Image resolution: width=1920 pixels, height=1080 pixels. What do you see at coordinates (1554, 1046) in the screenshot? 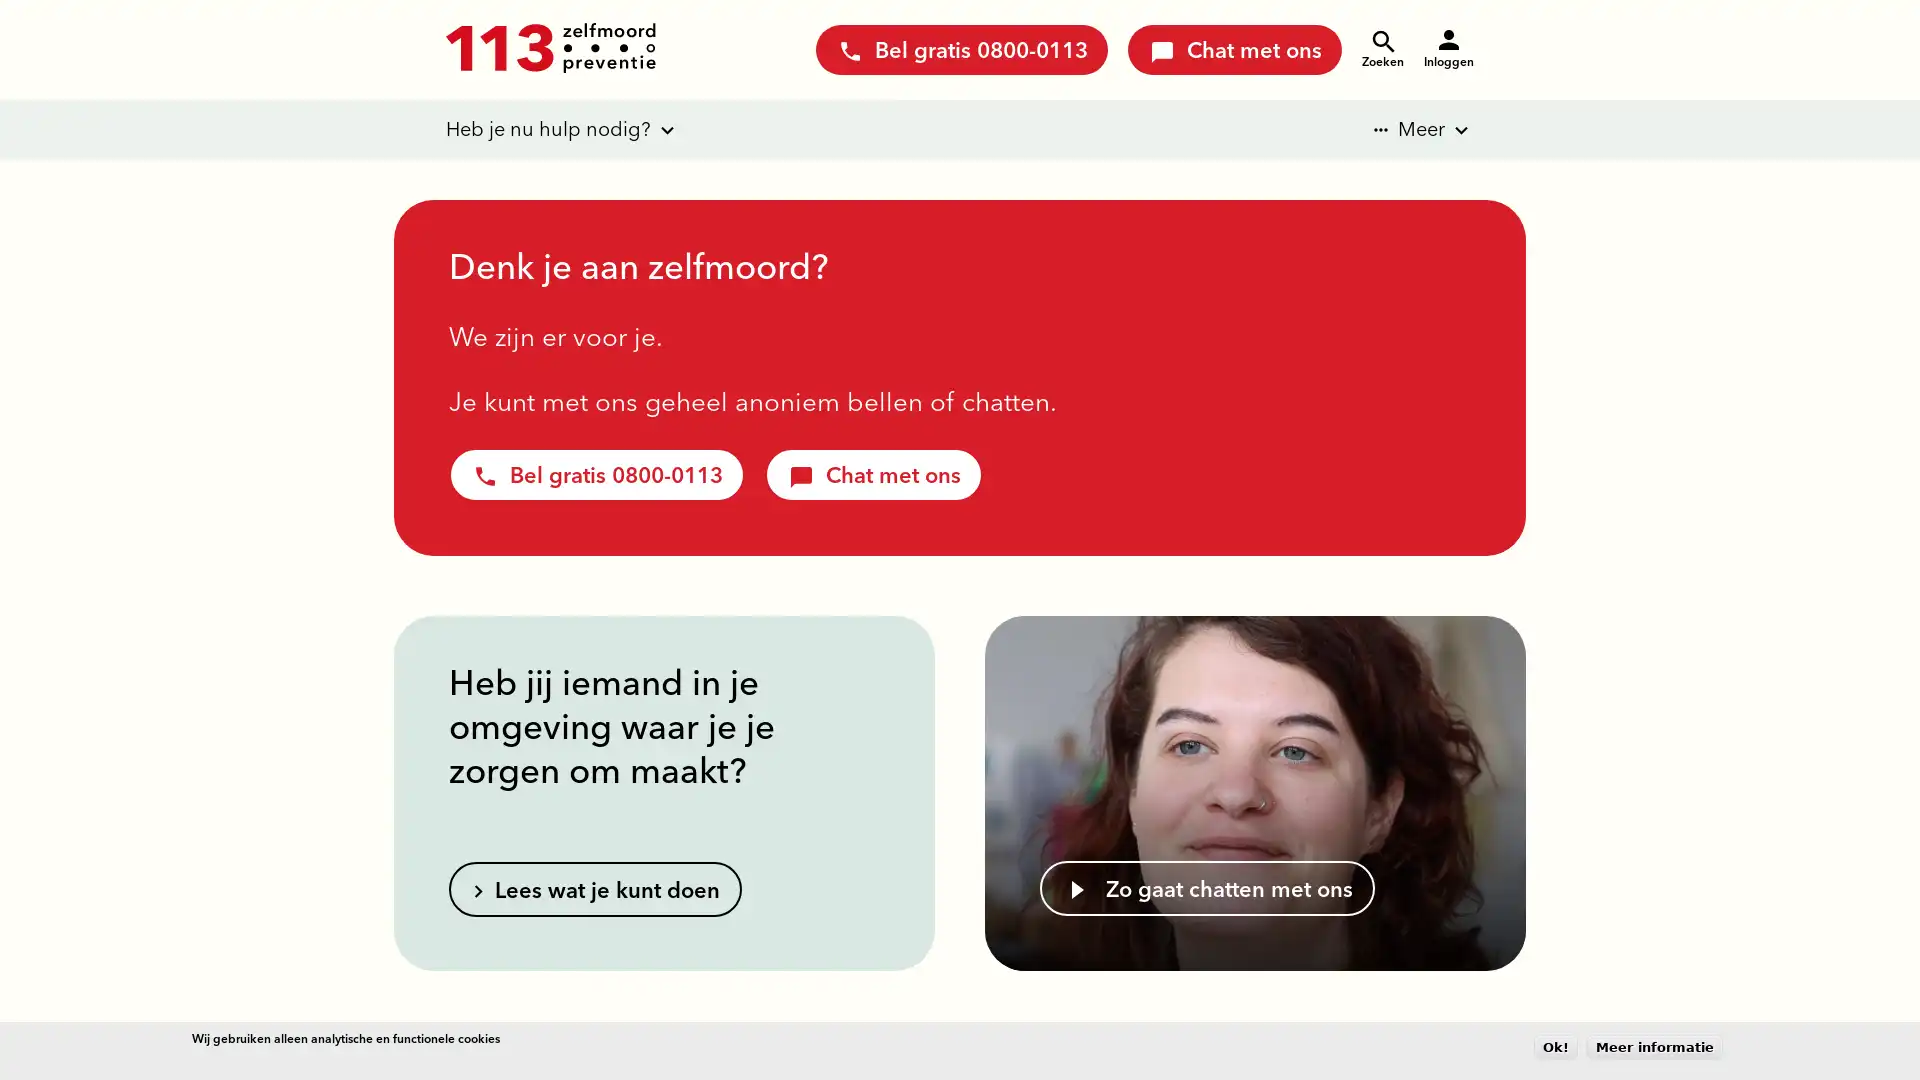
I see `Ok!` at bounding box center [1554, 1046].